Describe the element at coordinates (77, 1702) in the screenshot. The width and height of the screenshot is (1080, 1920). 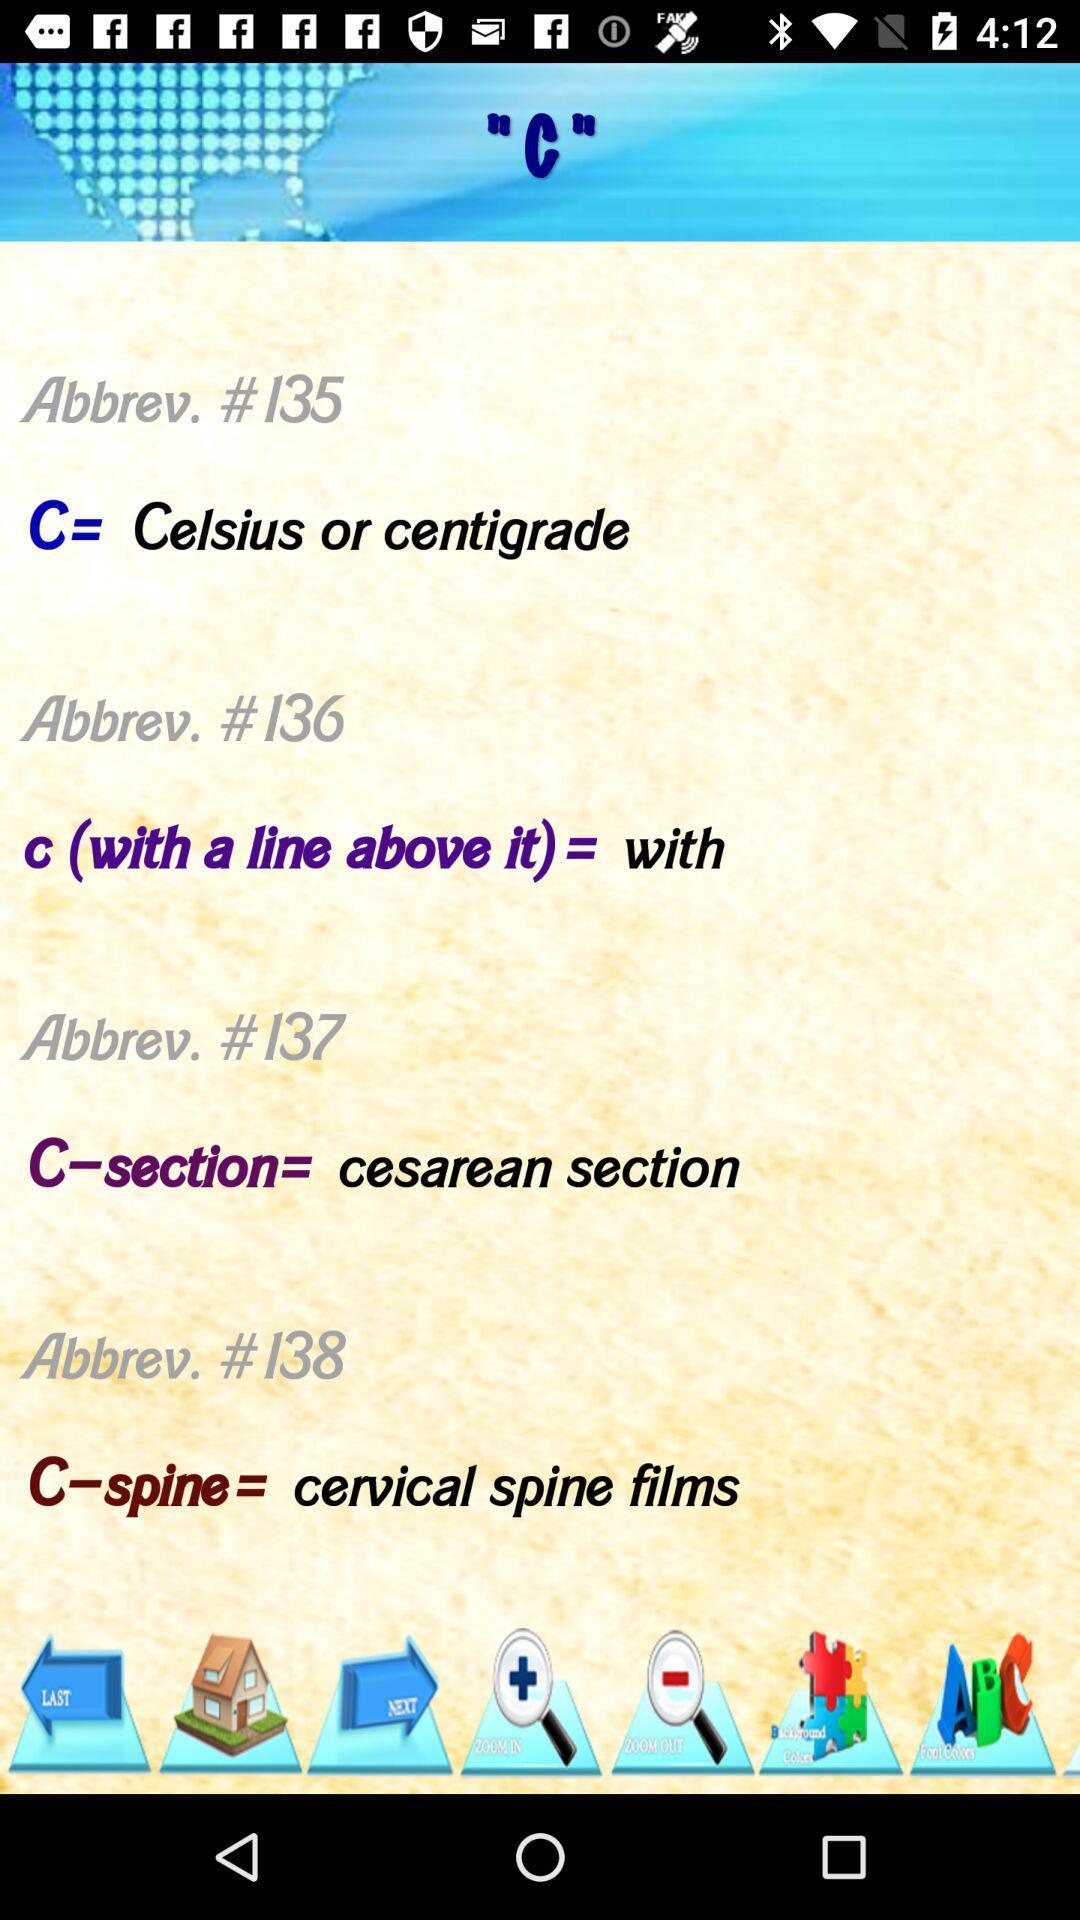
I see `the item below the abbrev 	135	 	c` at that location.